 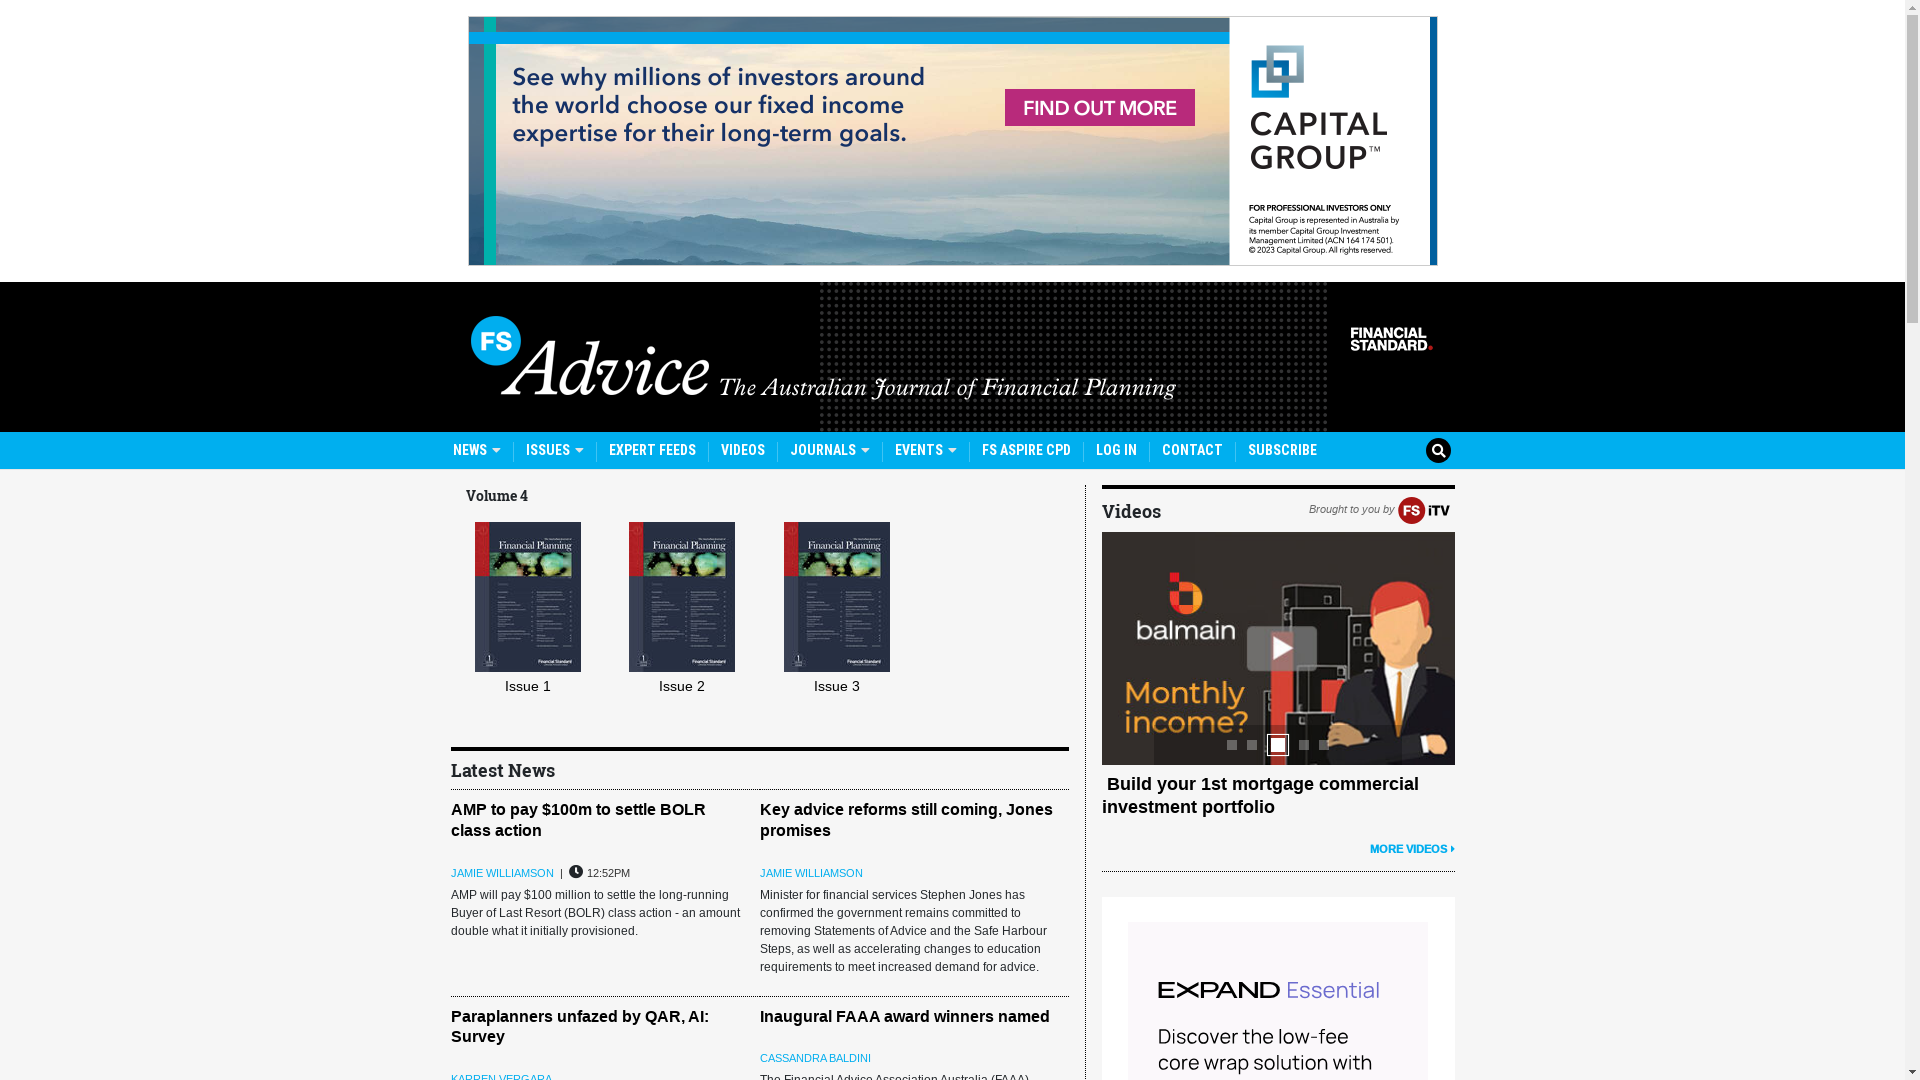 What do you see at coordinates (789, 450) in the screenshot?
I see `'JOURNALS'` at bounding box center [789, 450].